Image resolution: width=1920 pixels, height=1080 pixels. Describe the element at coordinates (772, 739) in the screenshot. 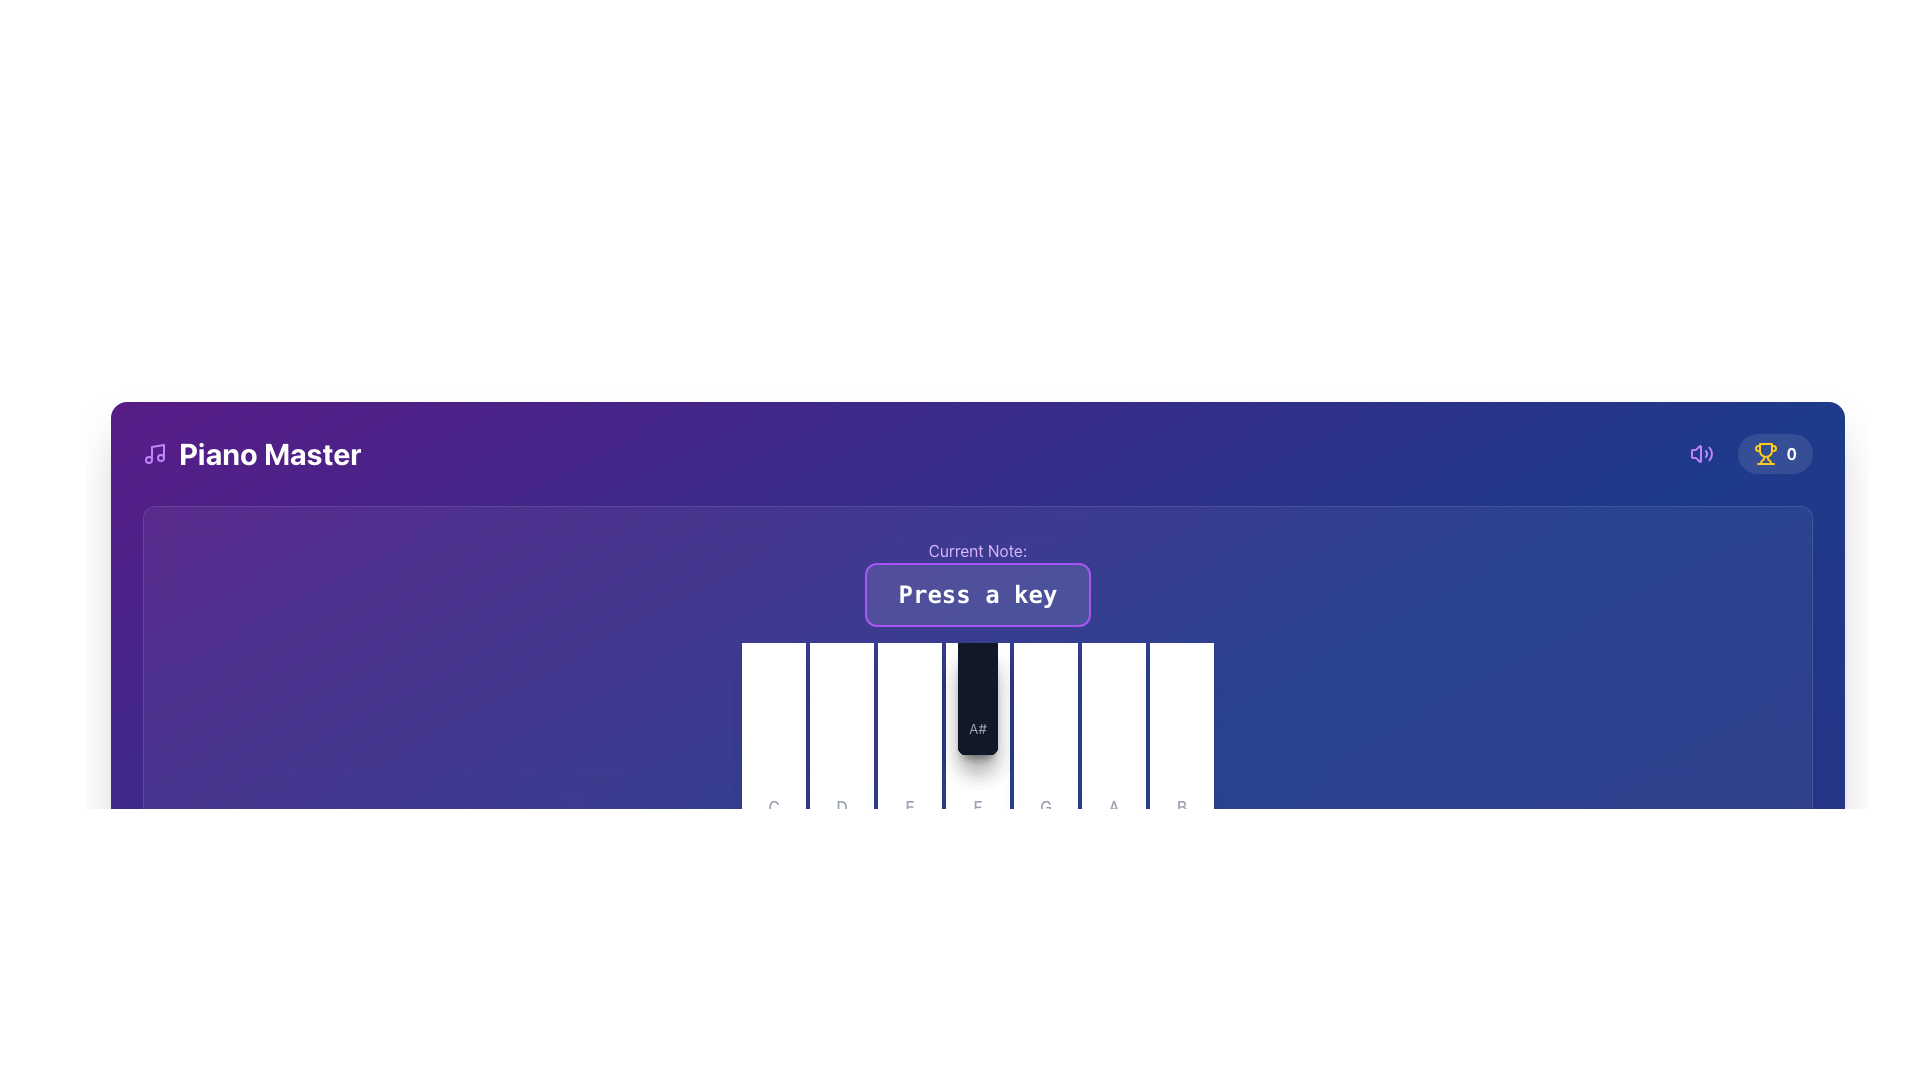

I see `the white piano key labeled 'C', which is the first key in the horizontal sequence of piano keys, to simulate pressing the key` at that location.